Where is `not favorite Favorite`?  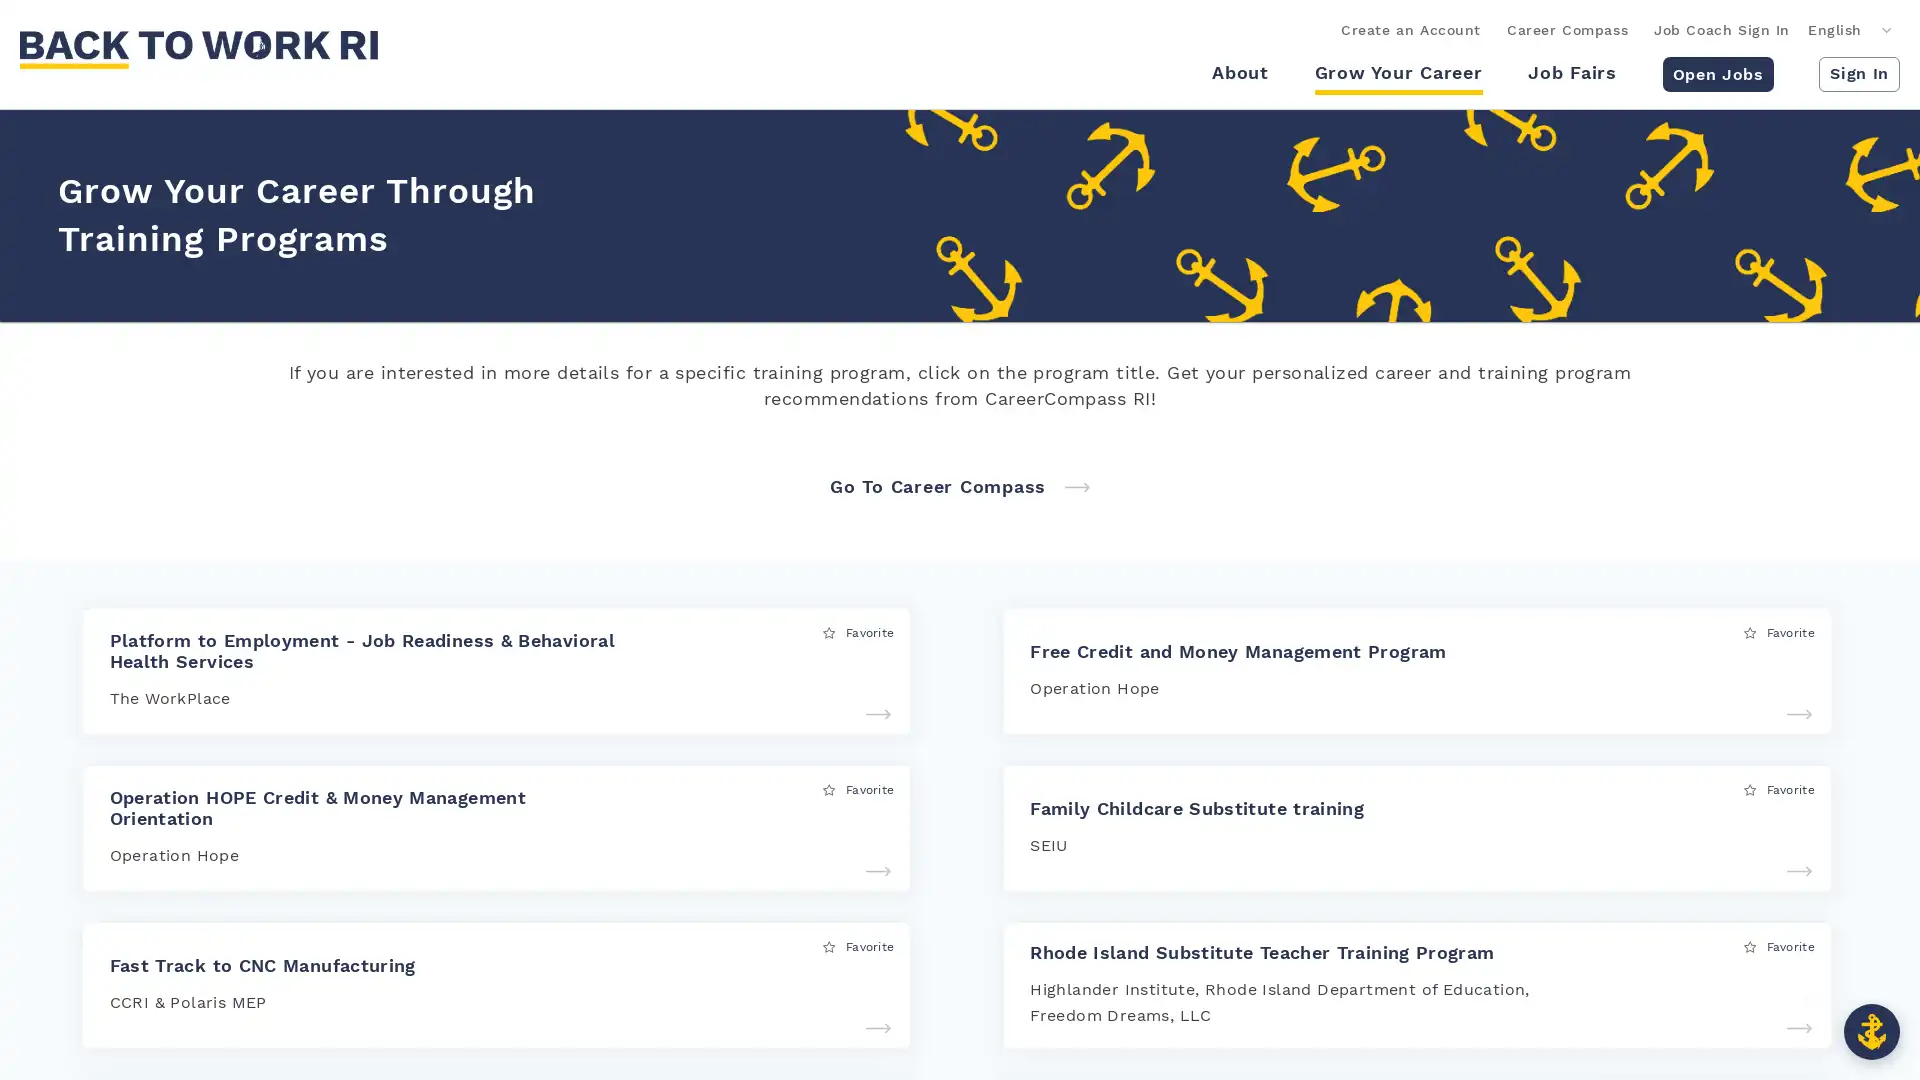
not favorite Favorite is located at coordinates (858, 632).